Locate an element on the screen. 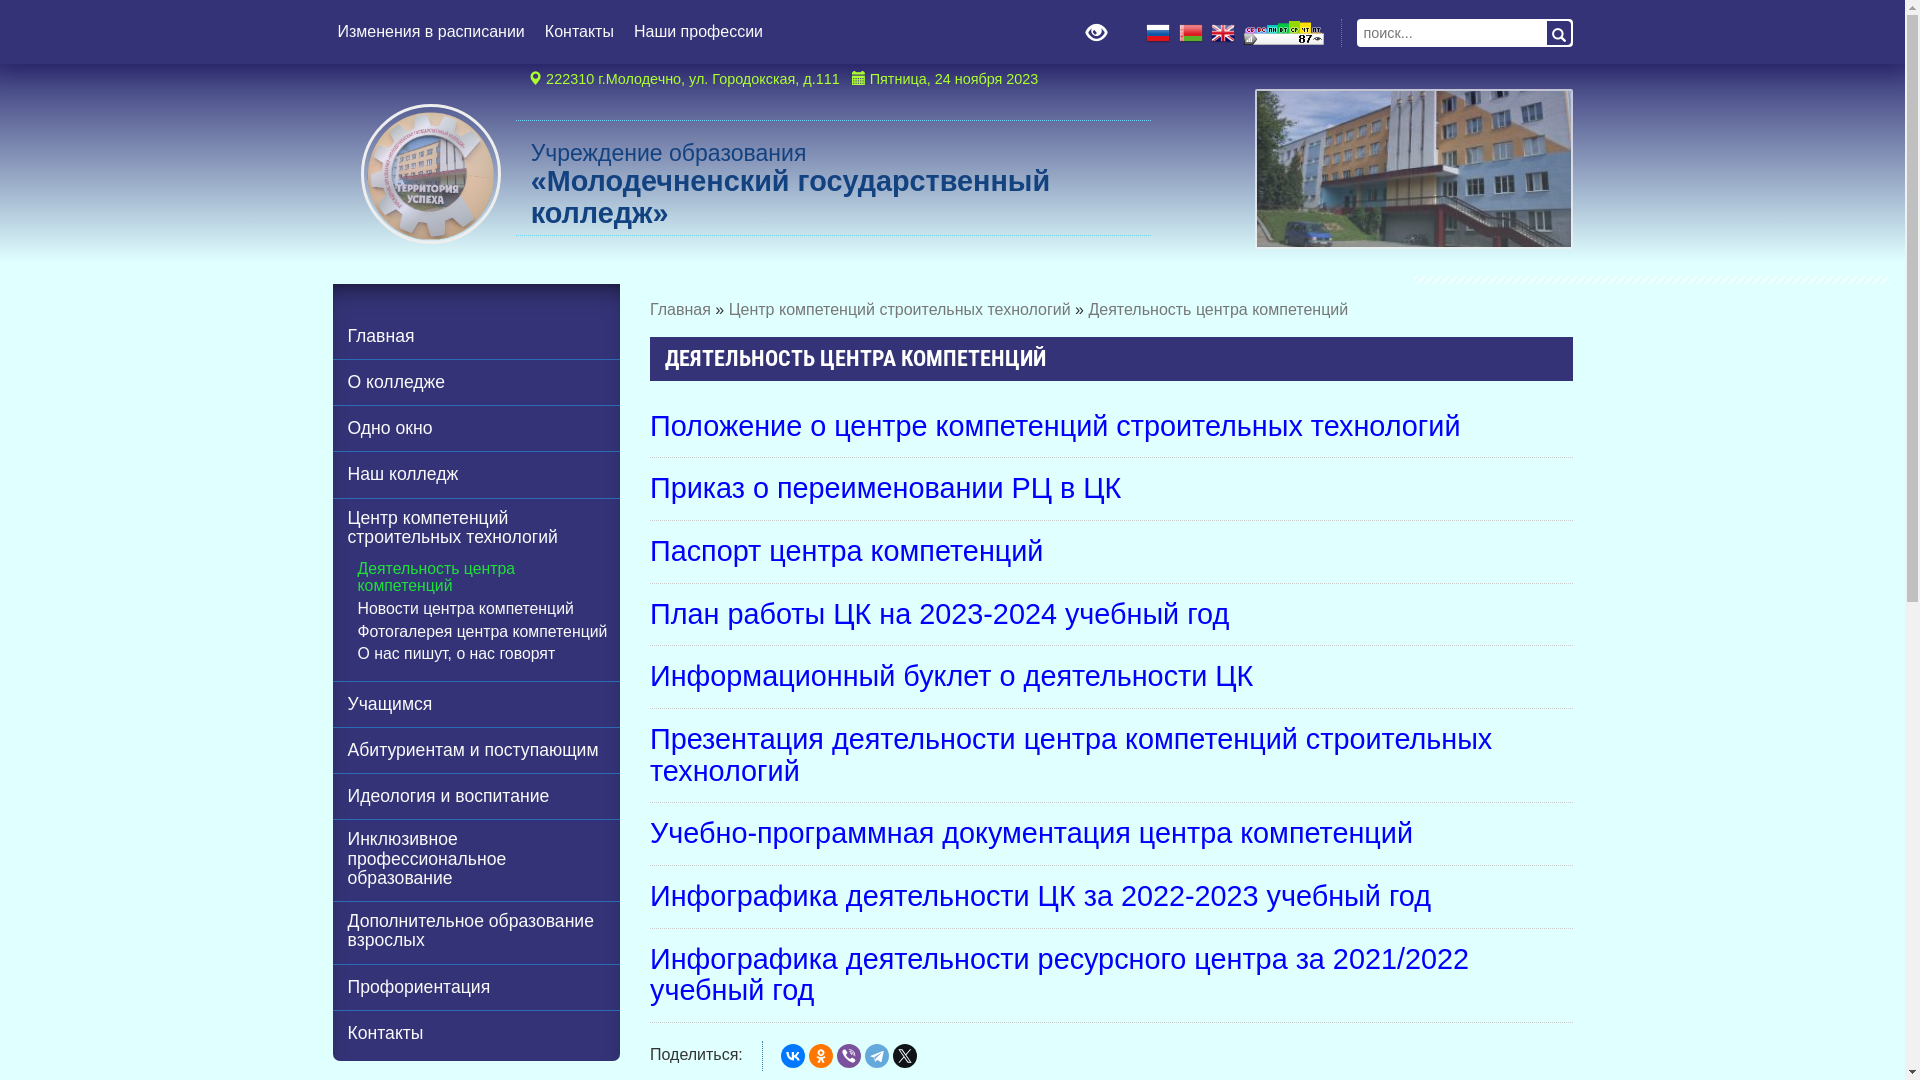 This screenshot has height=1080, width=1920. 'Telegram' is located at coordinates (877, 1055).